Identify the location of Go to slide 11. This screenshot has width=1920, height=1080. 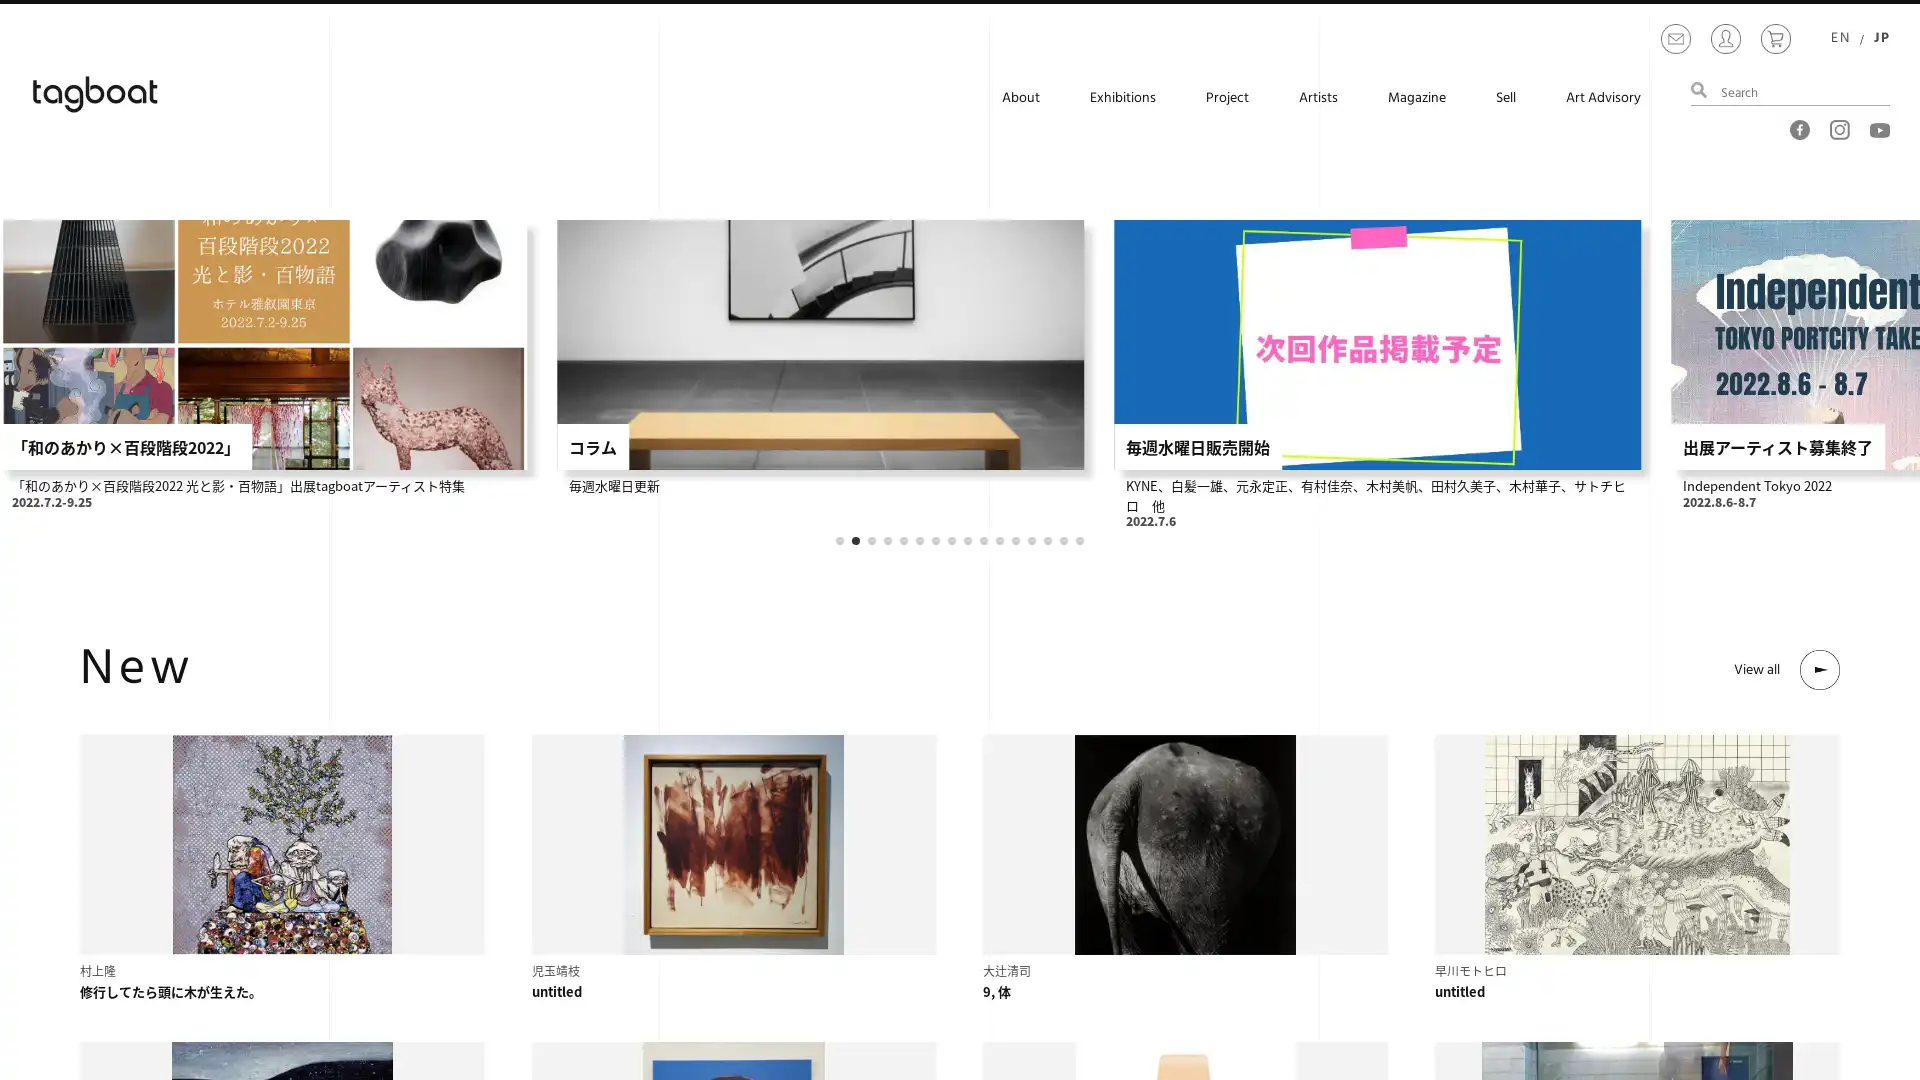
(999, 540).